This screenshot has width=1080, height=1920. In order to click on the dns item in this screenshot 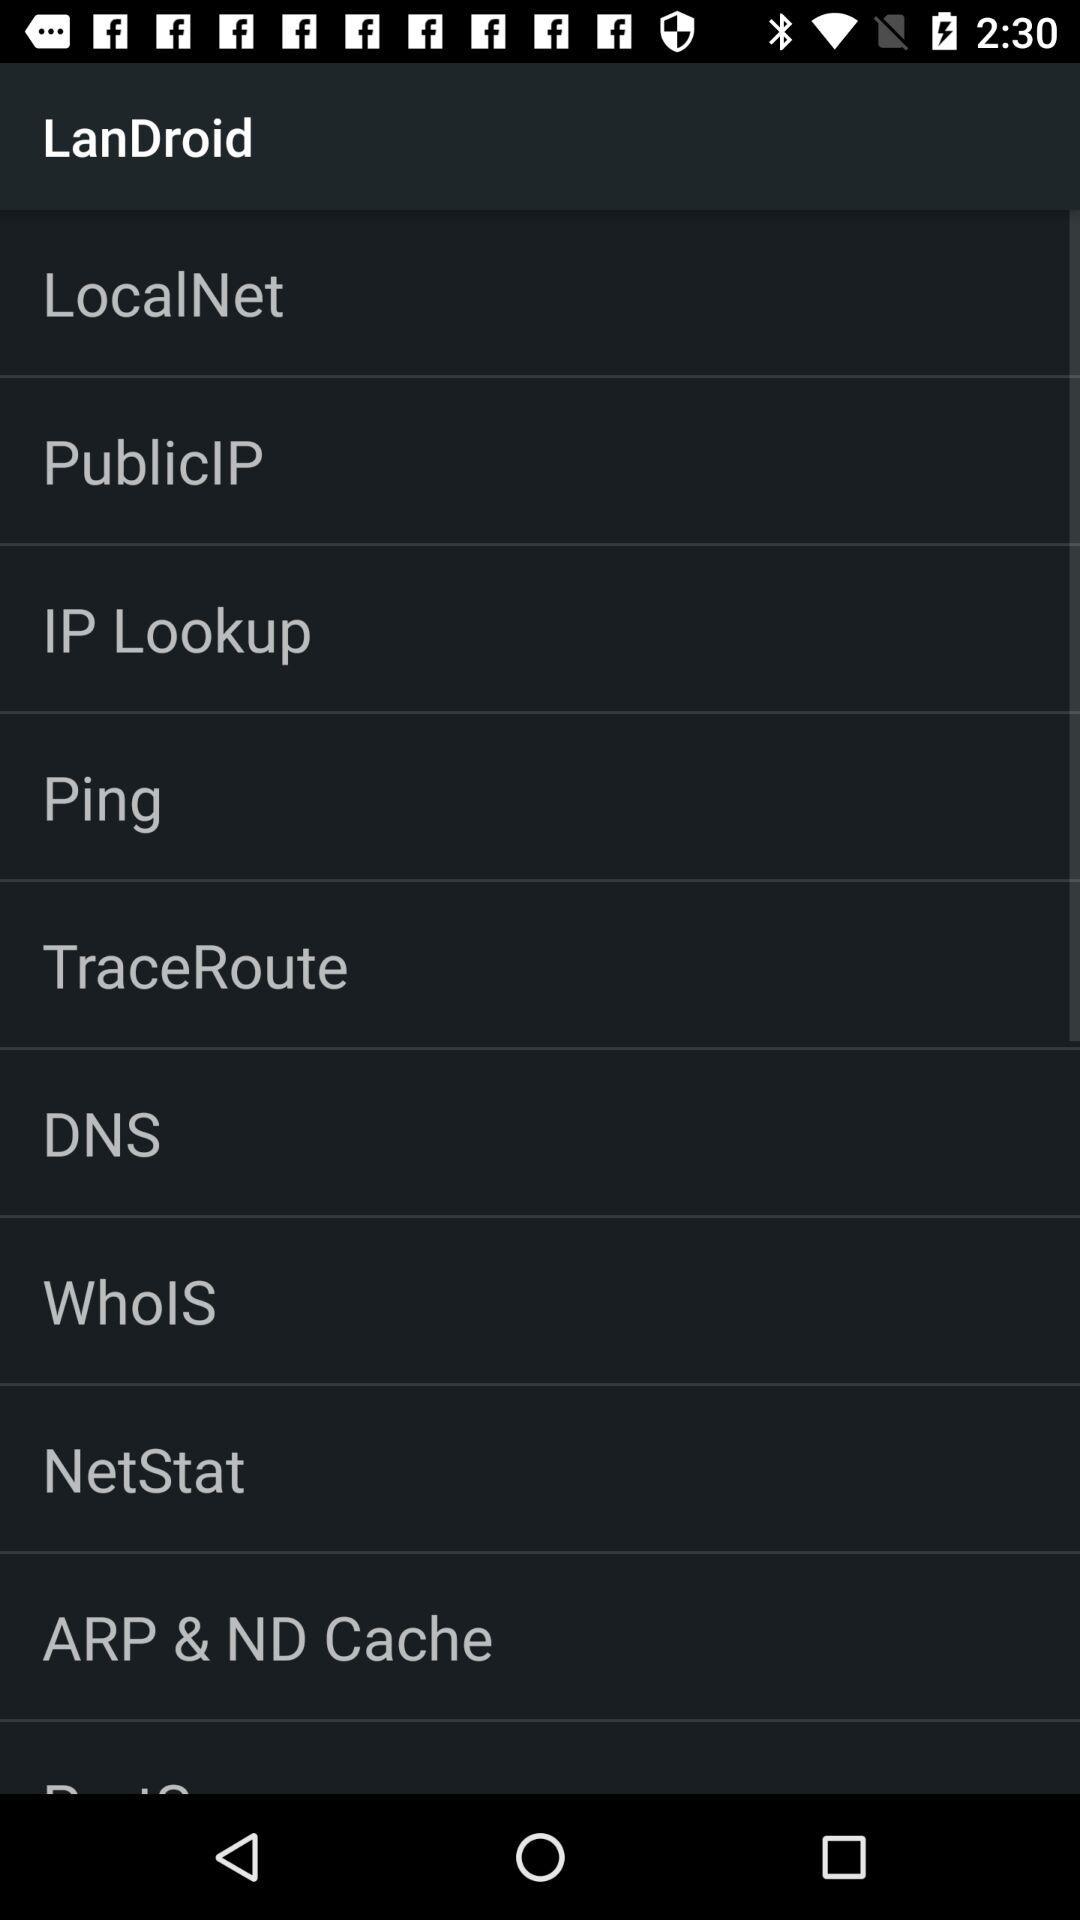, I will do `click(101, 1132)`.